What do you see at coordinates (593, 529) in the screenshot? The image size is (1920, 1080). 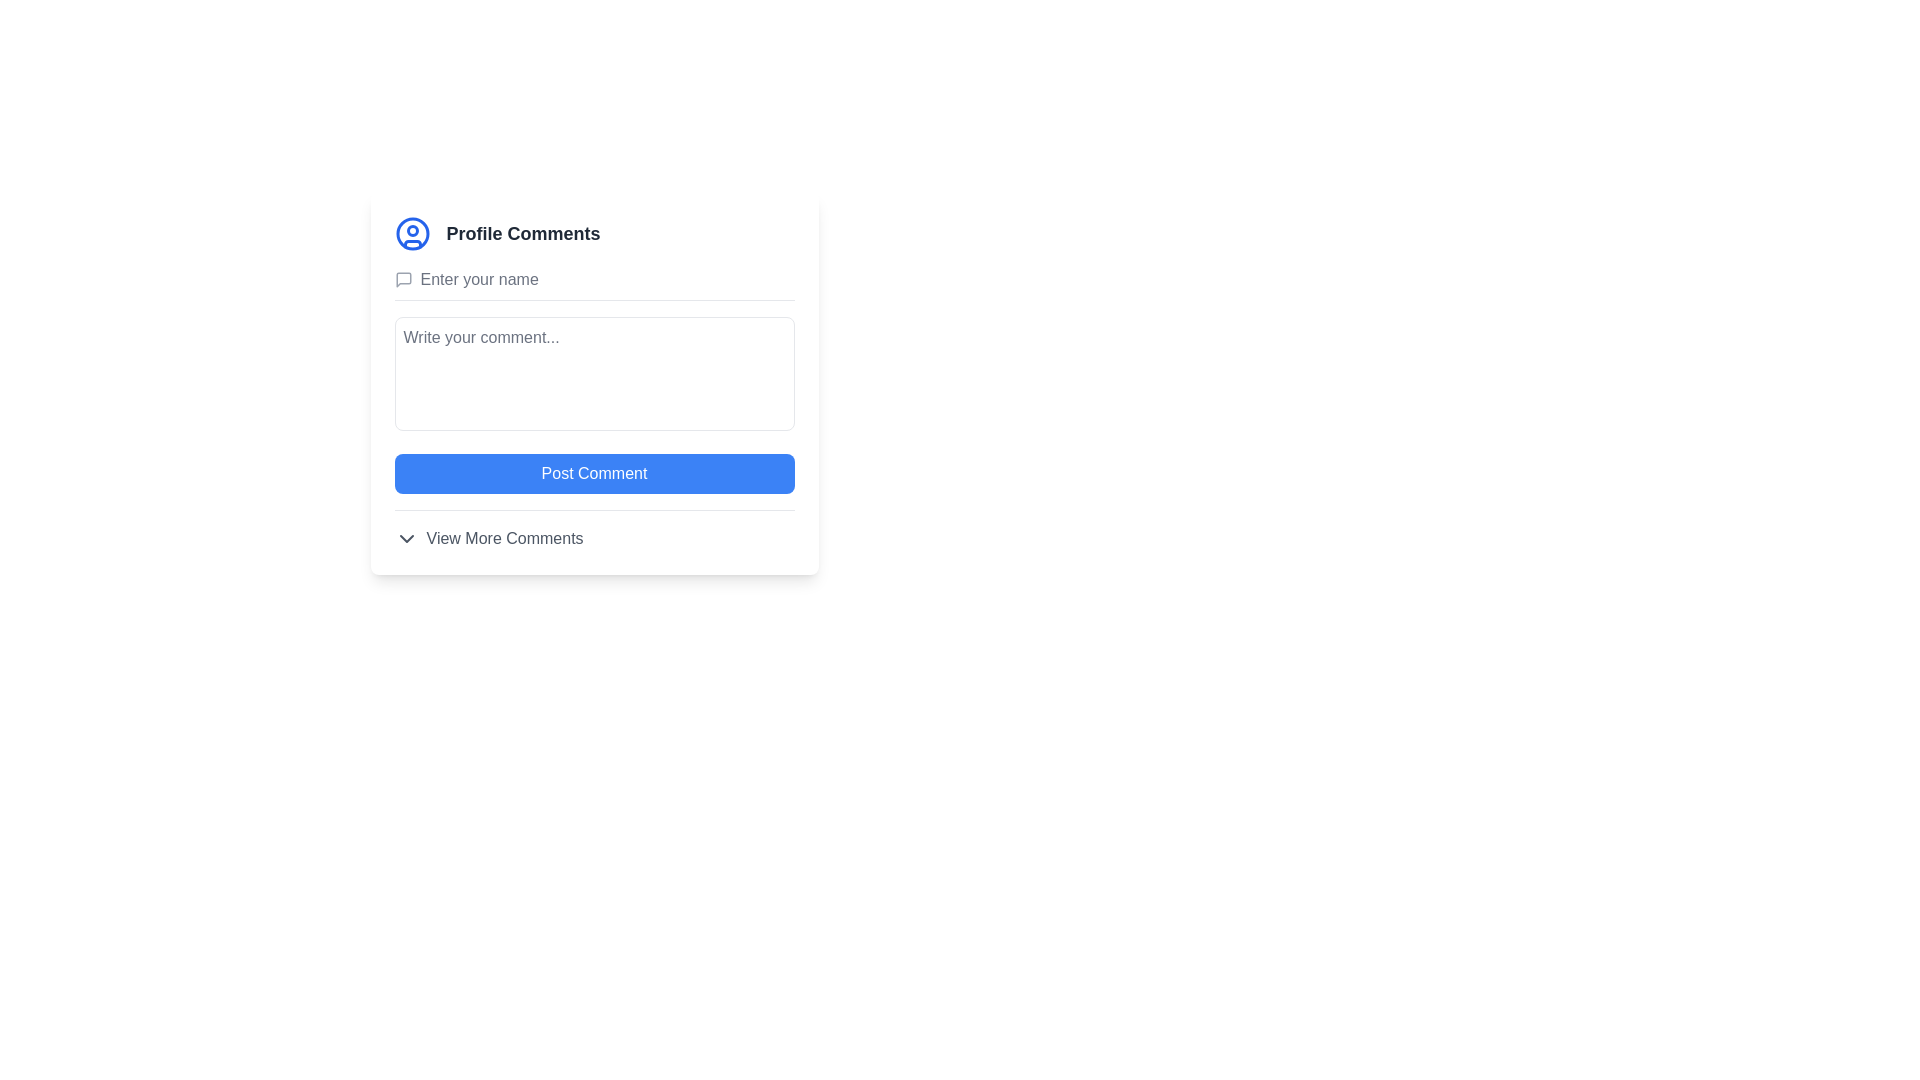 I see `the button that expands or displays additional comments, located at the bottom of the comment section, just below the 'Post Comment' button` at bounding box center [593, 529].